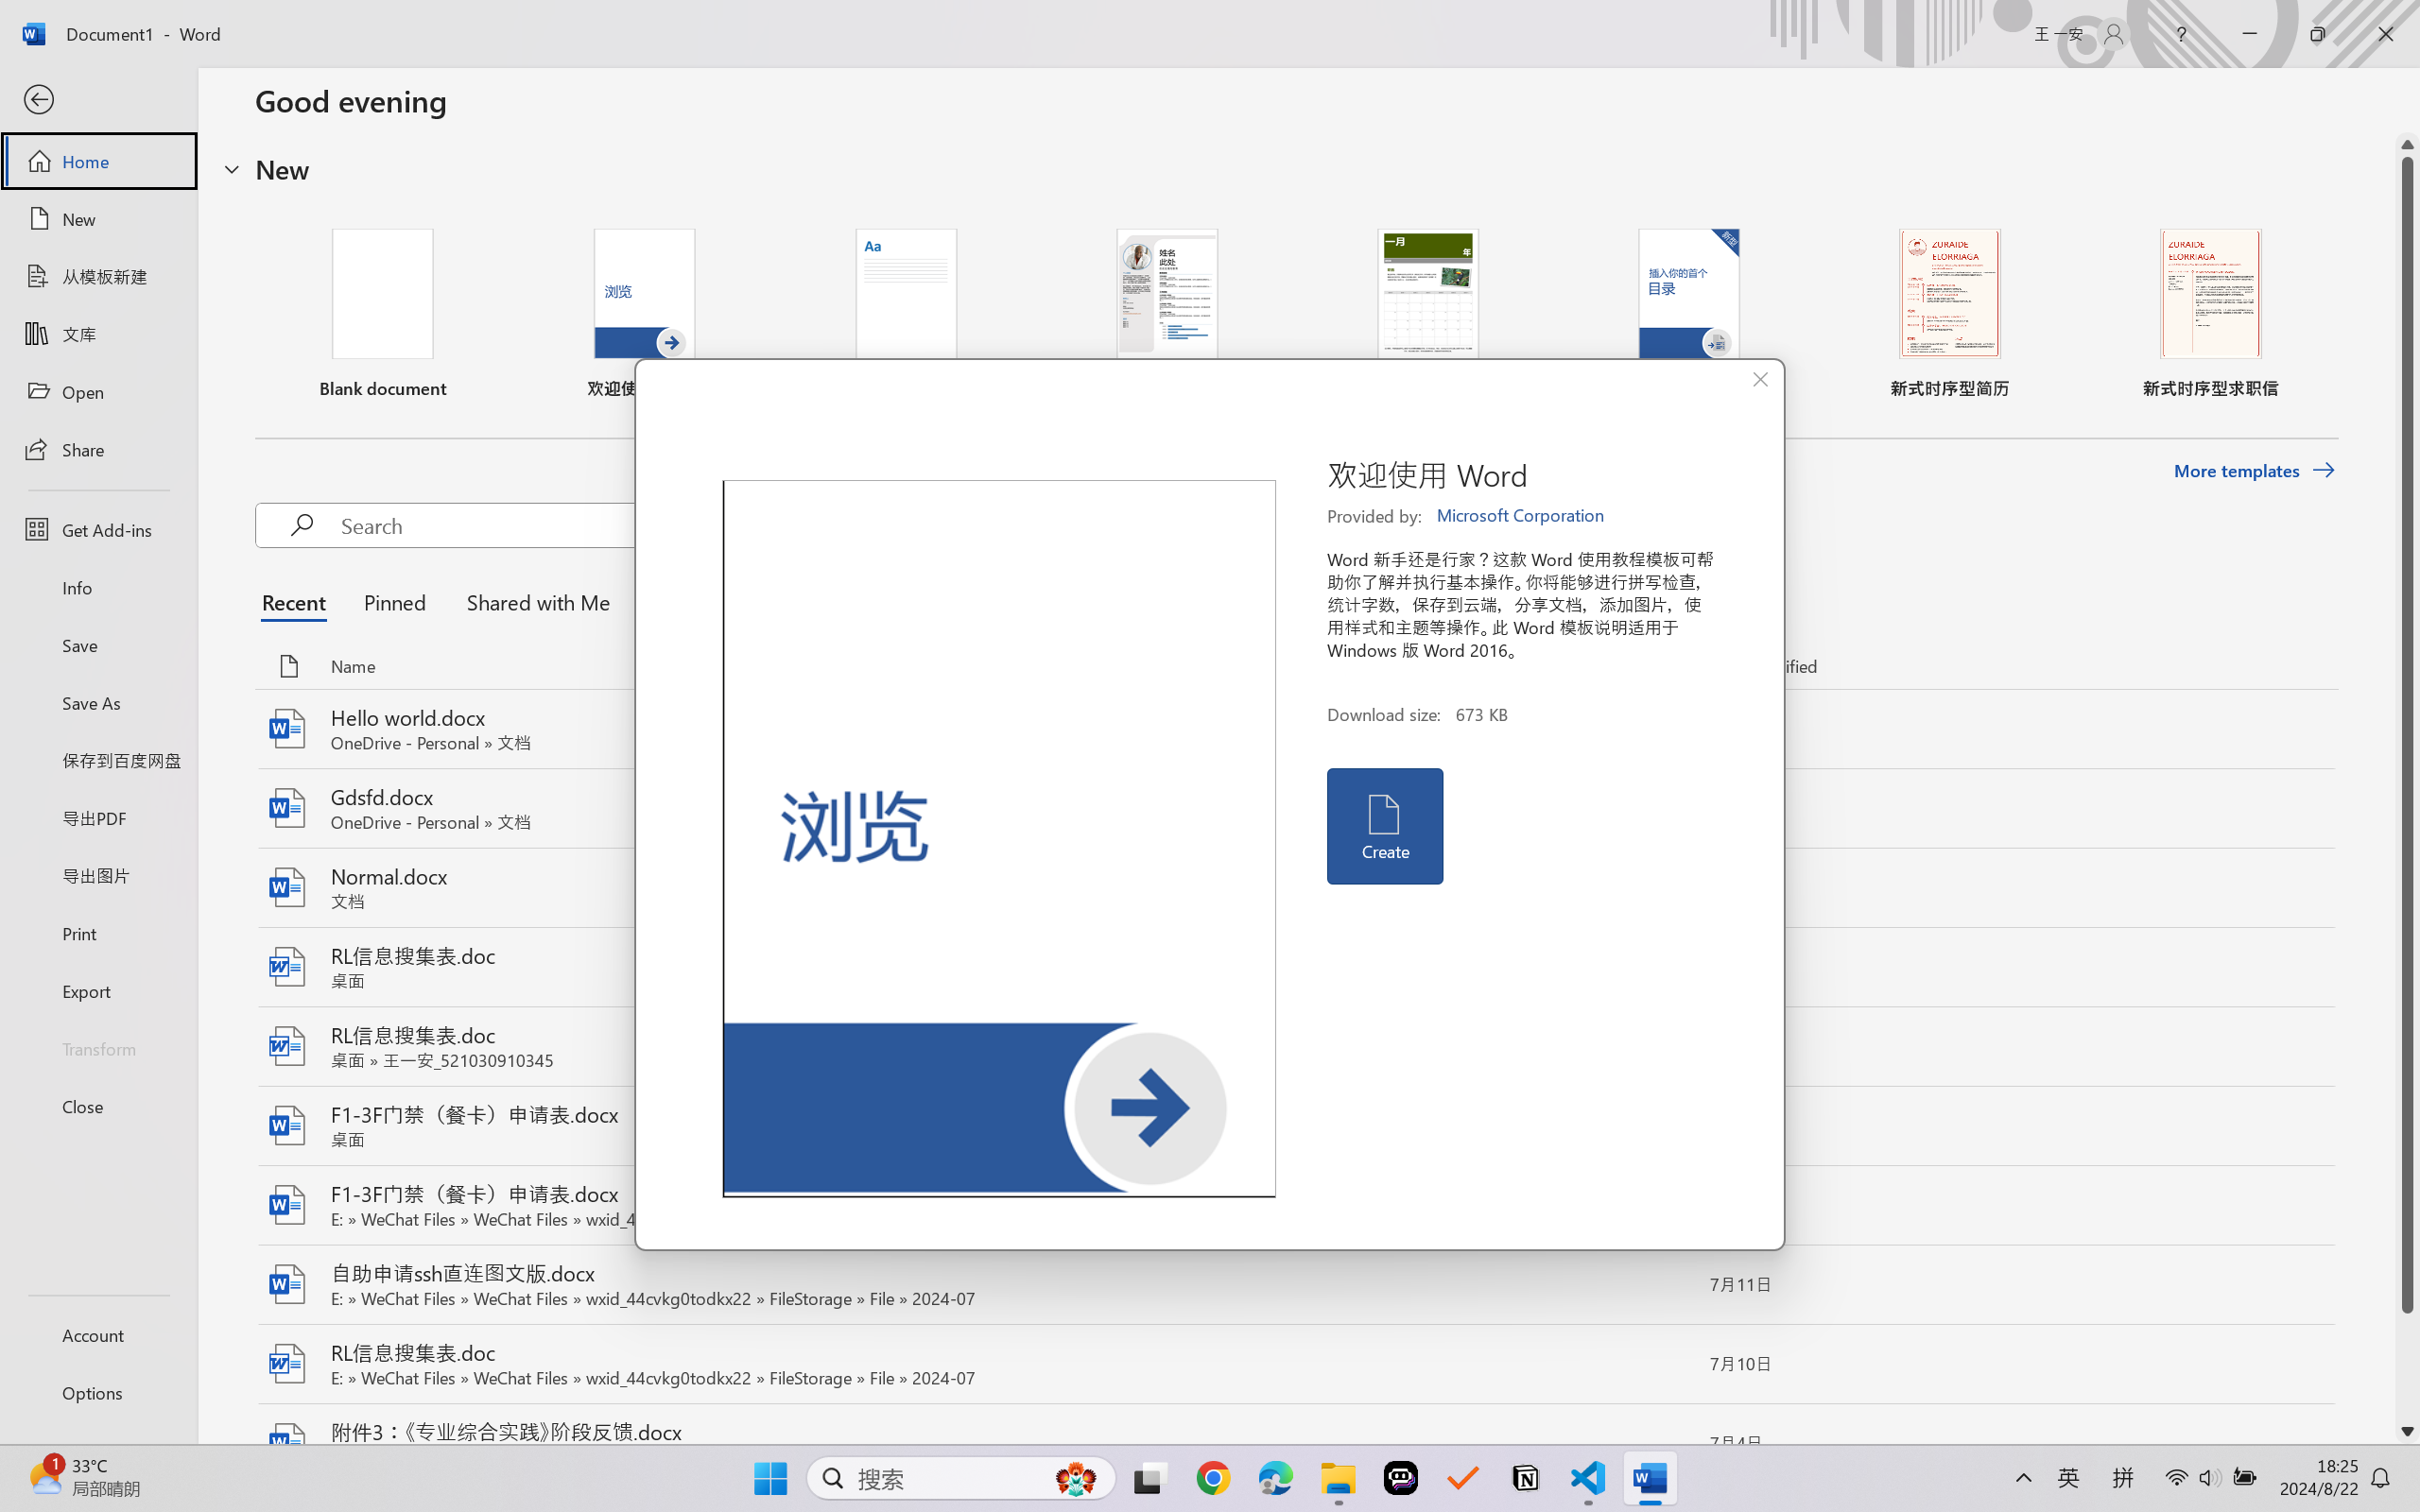 Image resolution: width=2420 pixels, height=1512 pixels. I want to click on 'Hide or show region', so click(232, 168).